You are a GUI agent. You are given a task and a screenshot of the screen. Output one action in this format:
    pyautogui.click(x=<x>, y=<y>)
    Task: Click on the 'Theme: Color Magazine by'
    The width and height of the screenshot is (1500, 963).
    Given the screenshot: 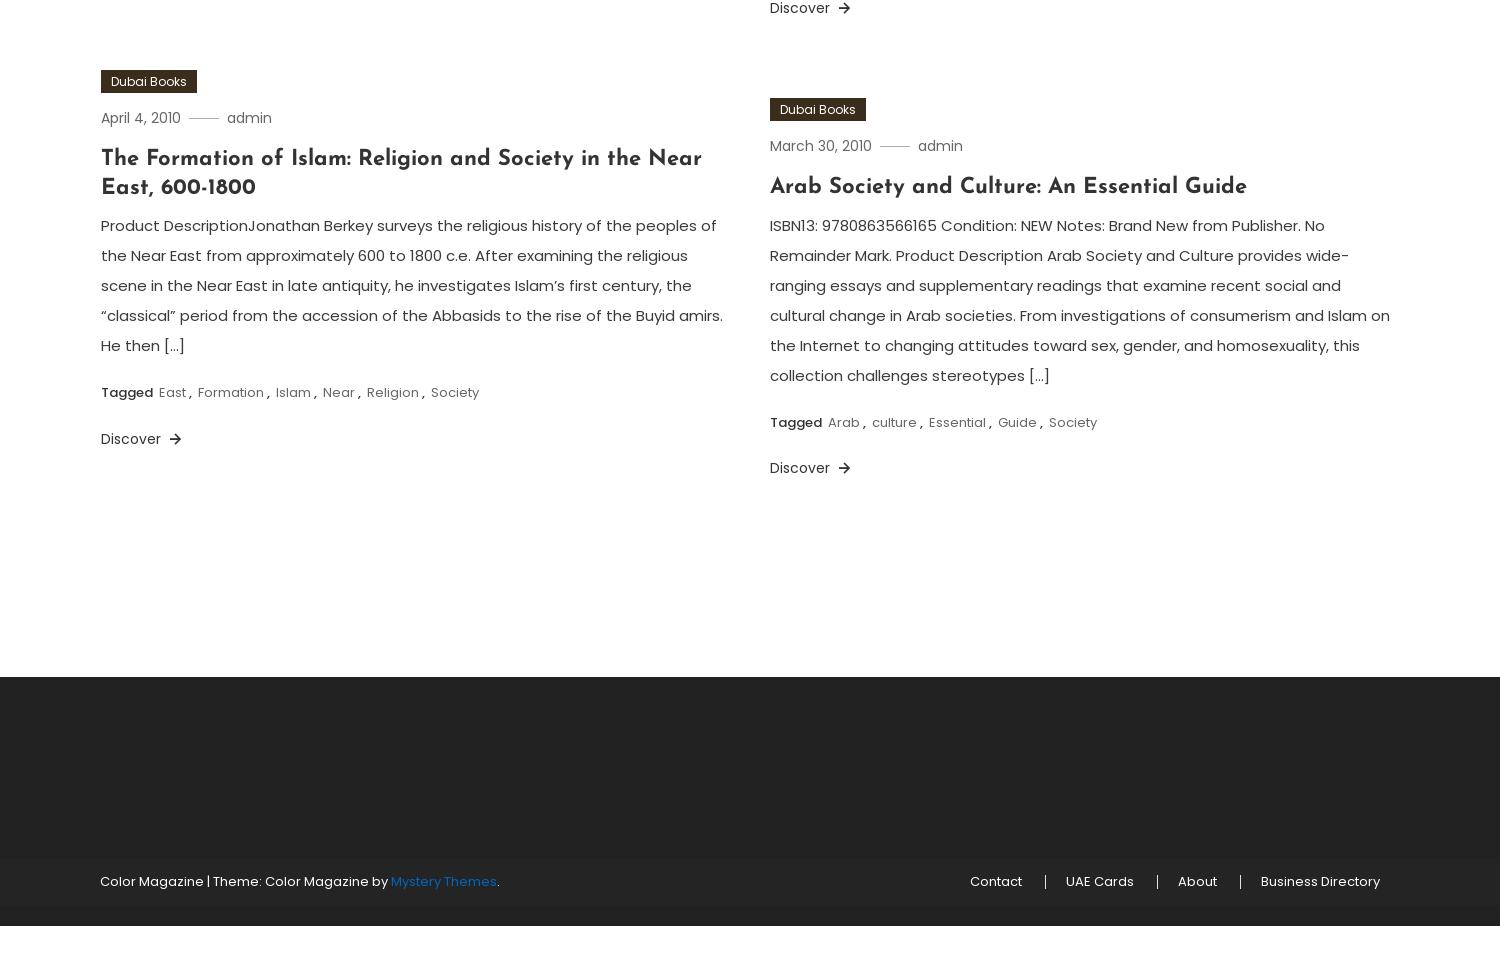 What is the action you would take?
    pyautogui.click(x=301, y=880)
    